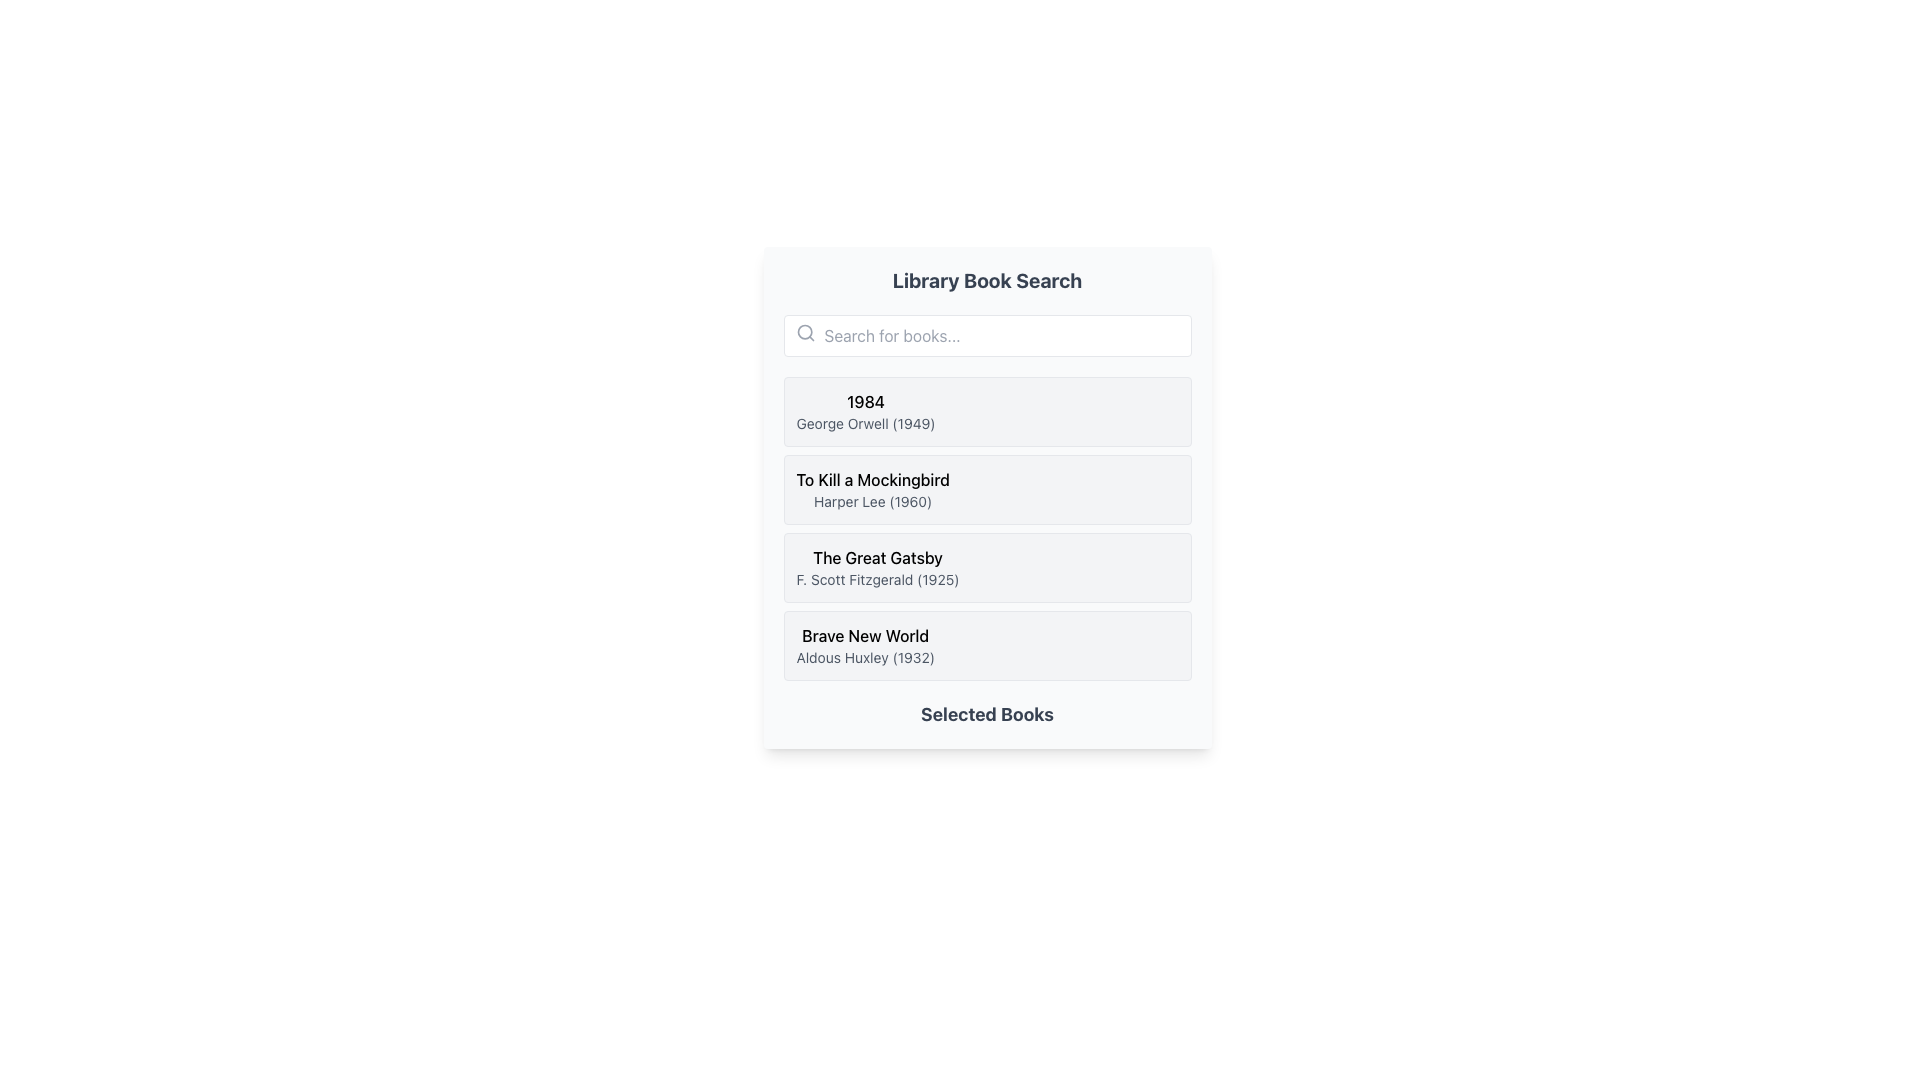  What do you see at coordinates (878, 567) in the screenshot?
I see `text displayed in the third book entry, which includes the title, author, and publication year of a book, located below '1984' and 'To Kill a Mockingbird' and above 'Brave New World.'` at bounding box center [878, 567].